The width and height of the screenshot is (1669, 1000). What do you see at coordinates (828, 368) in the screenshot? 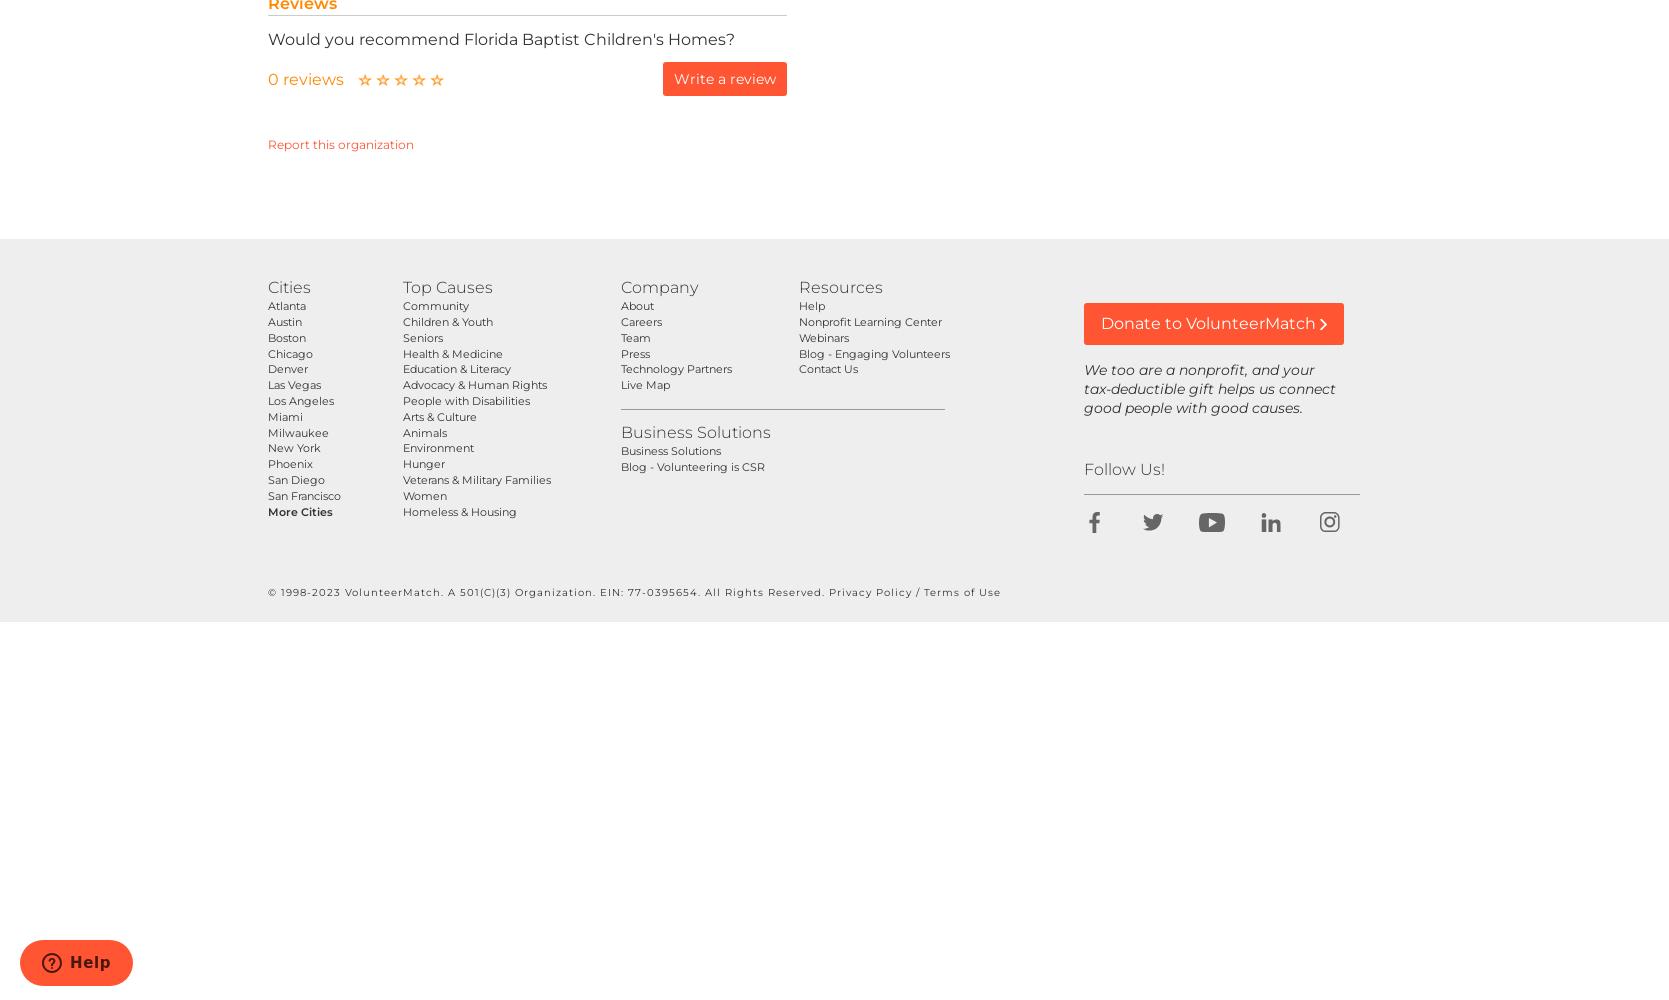
I see `'Contact Us'` at bounding box center [828, 368].